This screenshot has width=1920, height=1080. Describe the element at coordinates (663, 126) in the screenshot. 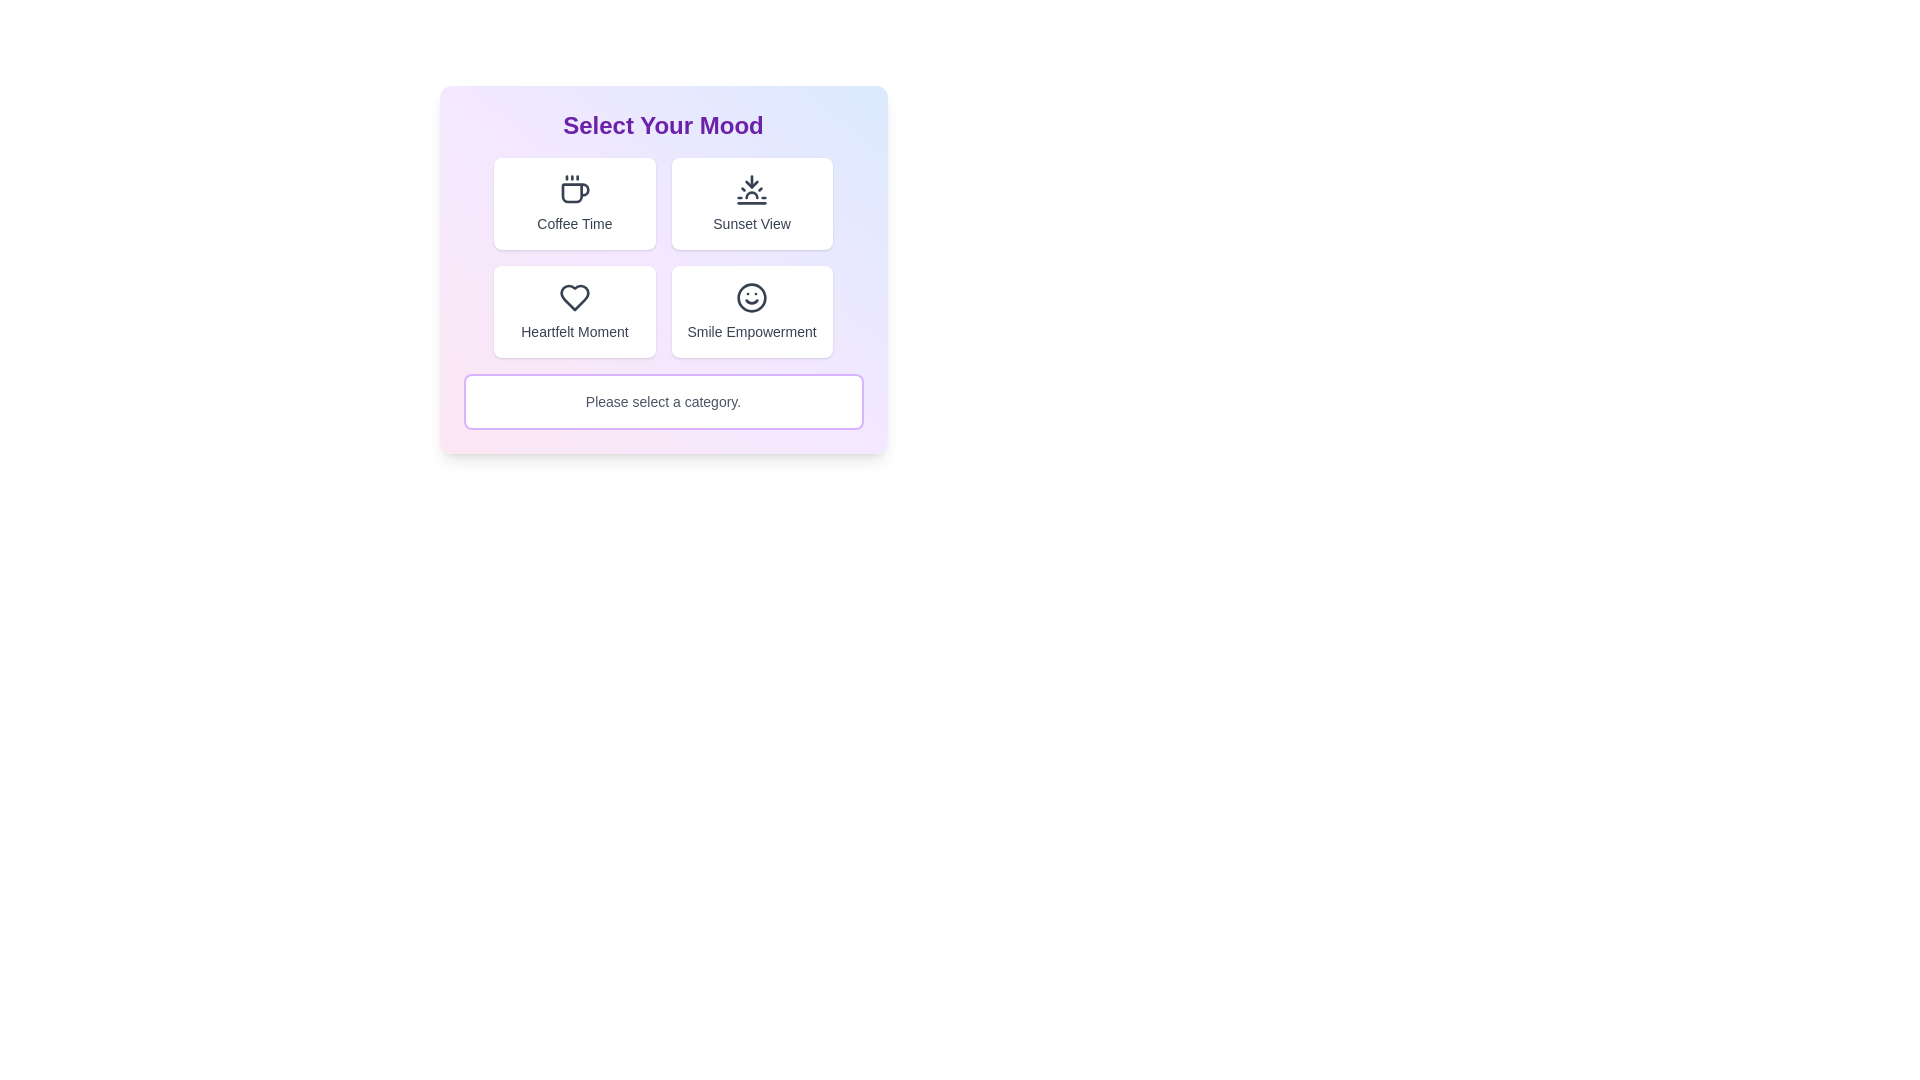

I see `Header or Title Text located at the top of the card layout, which presents the title or theme for the options displayed below` at that location.